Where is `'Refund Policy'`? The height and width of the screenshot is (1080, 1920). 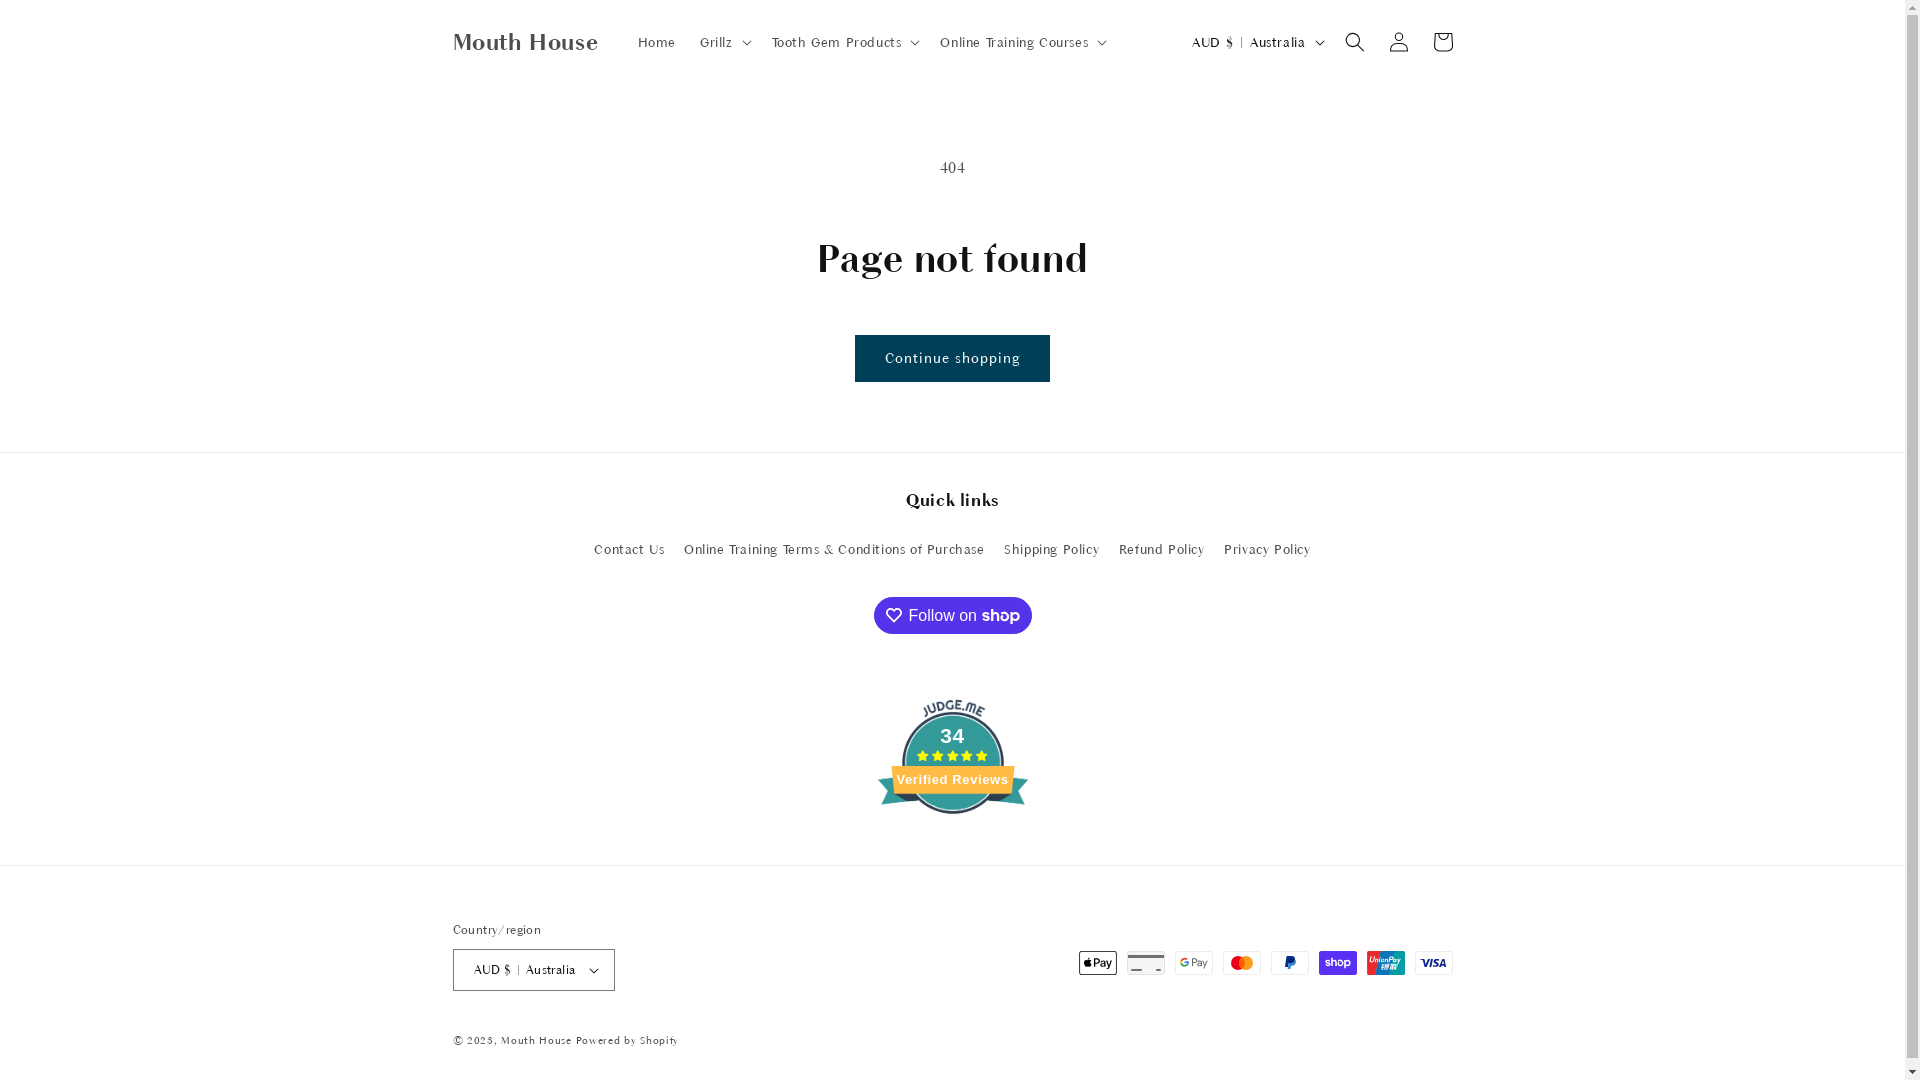
'Refund Policy' is located at coordinates (1161, 549).